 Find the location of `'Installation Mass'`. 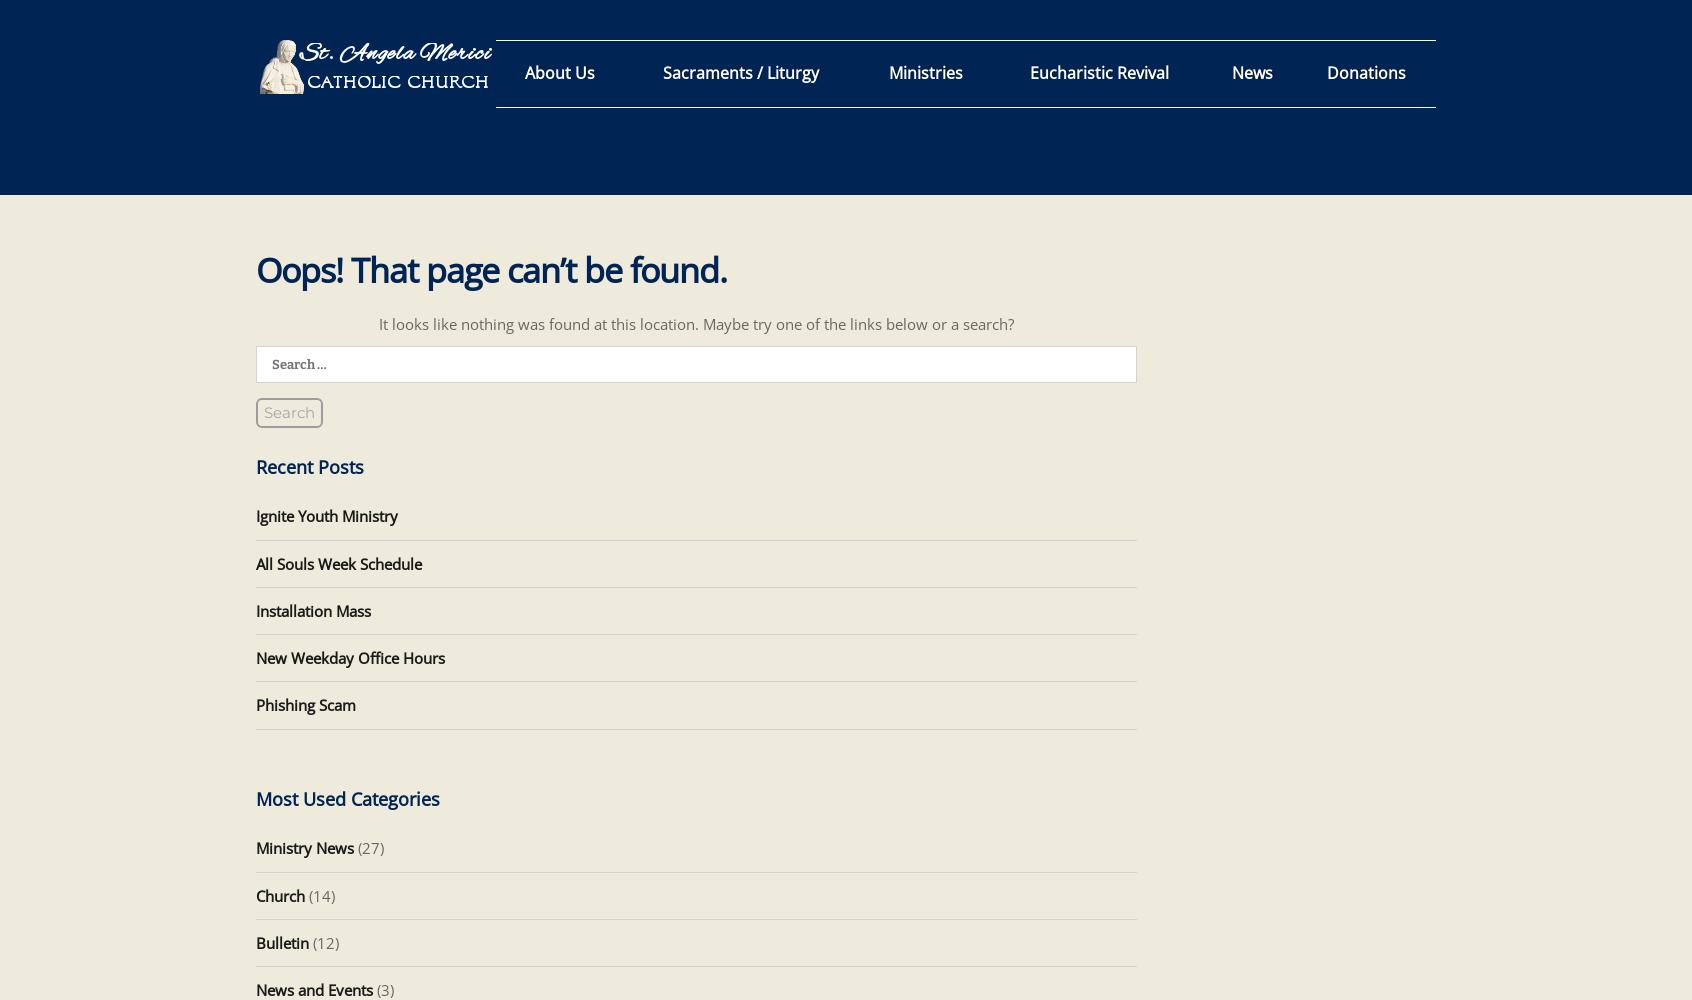

'Installation Mass' is located at coordinates (311, 609).